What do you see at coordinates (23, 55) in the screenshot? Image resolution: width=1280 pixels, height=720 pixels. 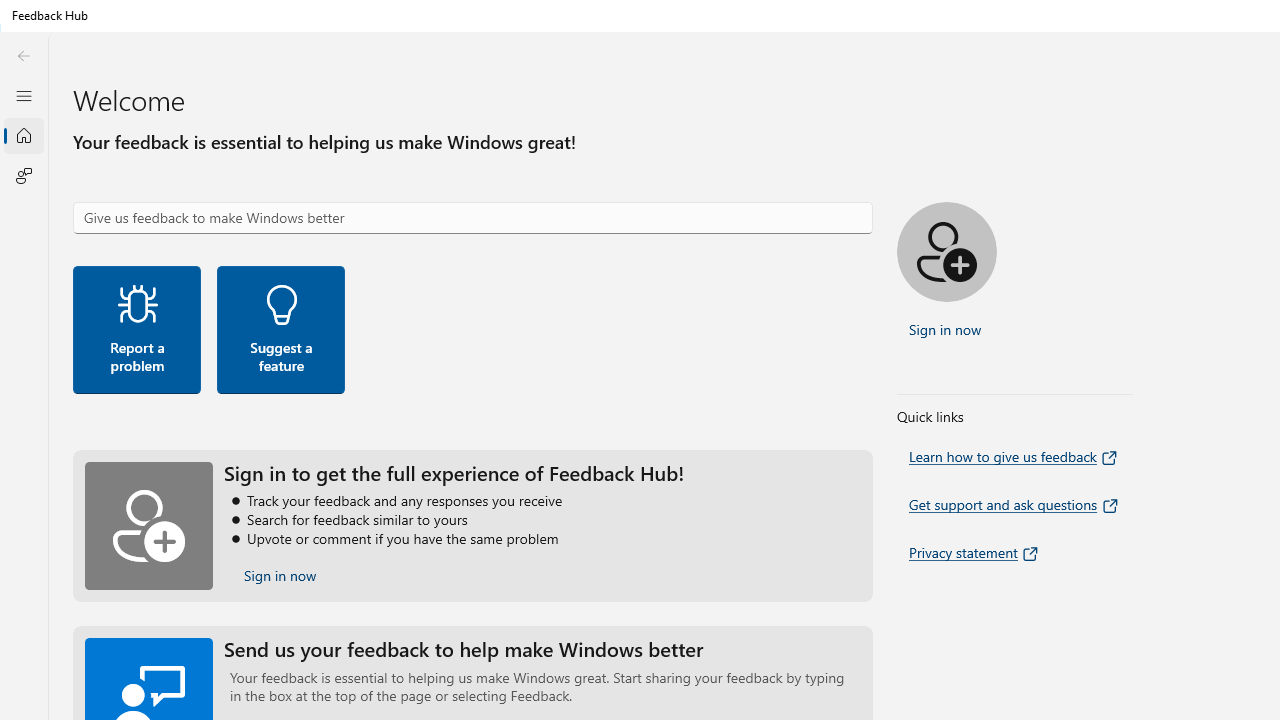 I see `'Back'` at bounding box center [23, 55].